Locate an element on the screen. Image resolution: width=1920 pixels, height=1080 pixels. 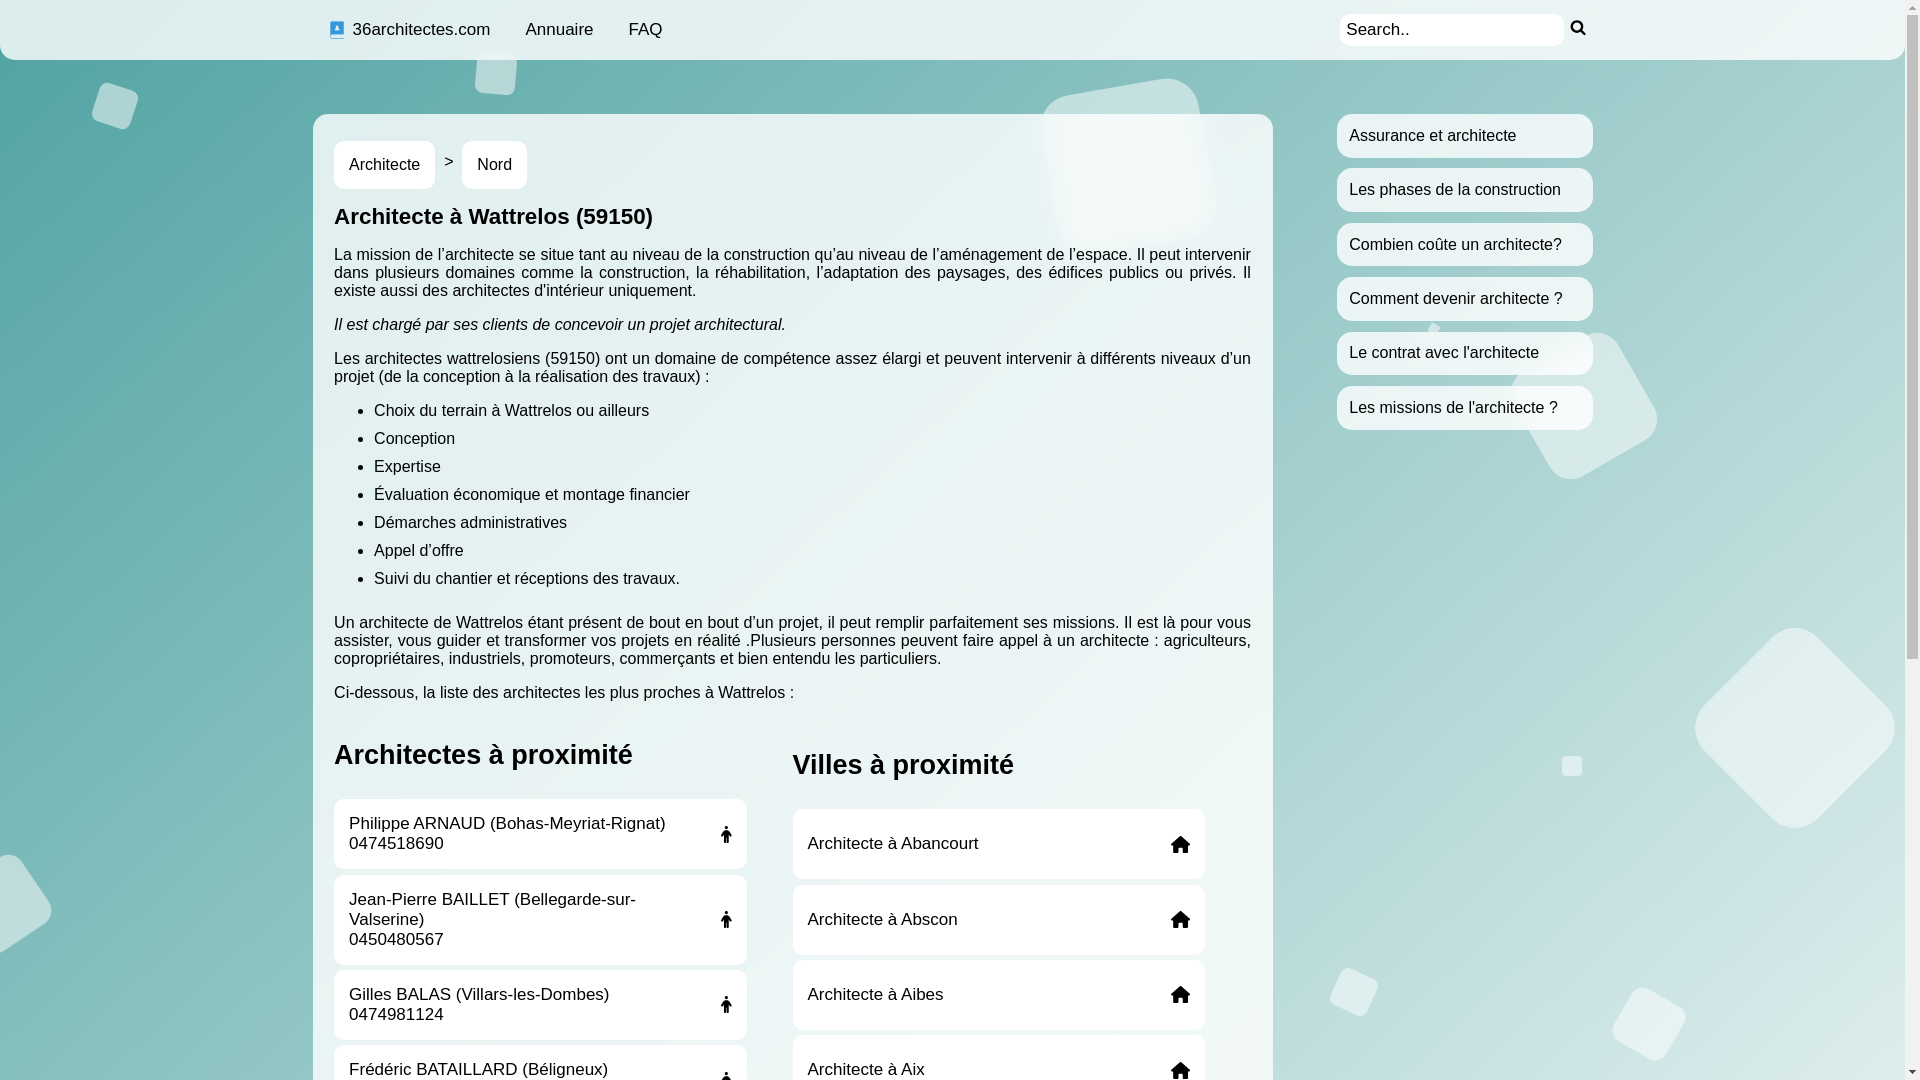
'FAQ' is located at coordinates (646, 30).